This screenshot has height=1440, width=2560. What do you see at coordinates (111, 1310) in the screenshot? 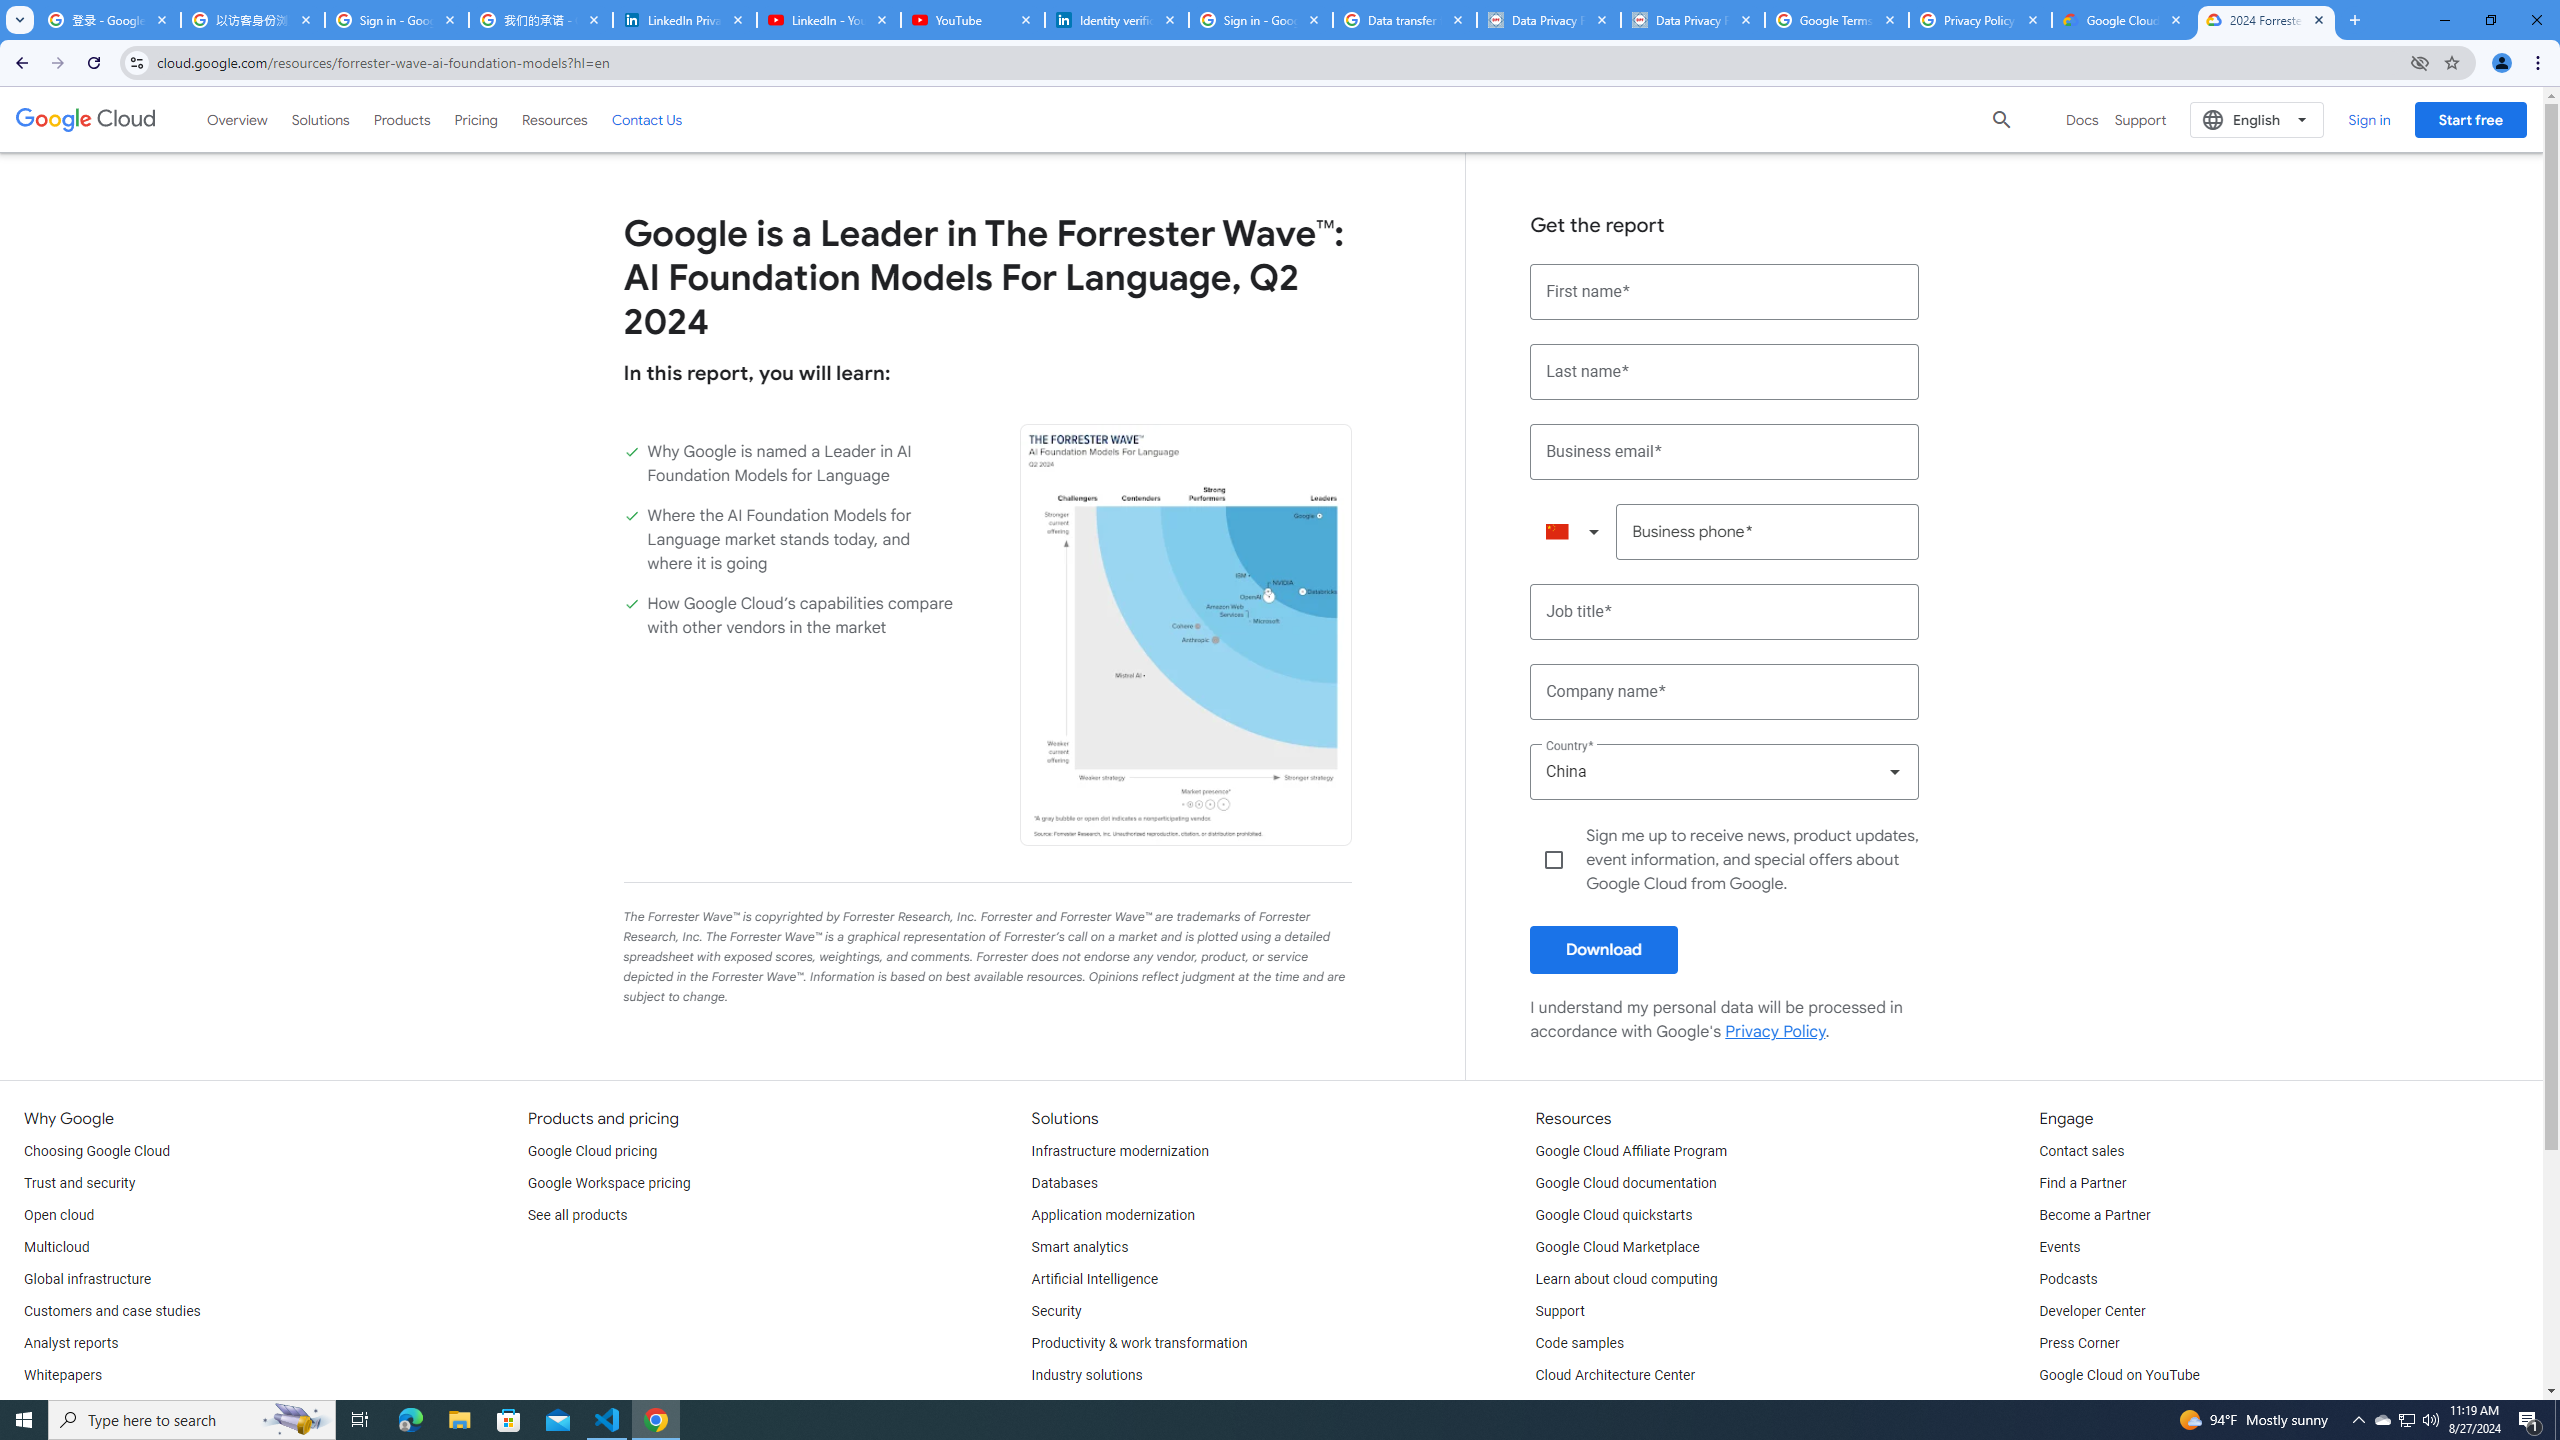
I see `'Customers and case studies'` at bounding box center [111, 1310].